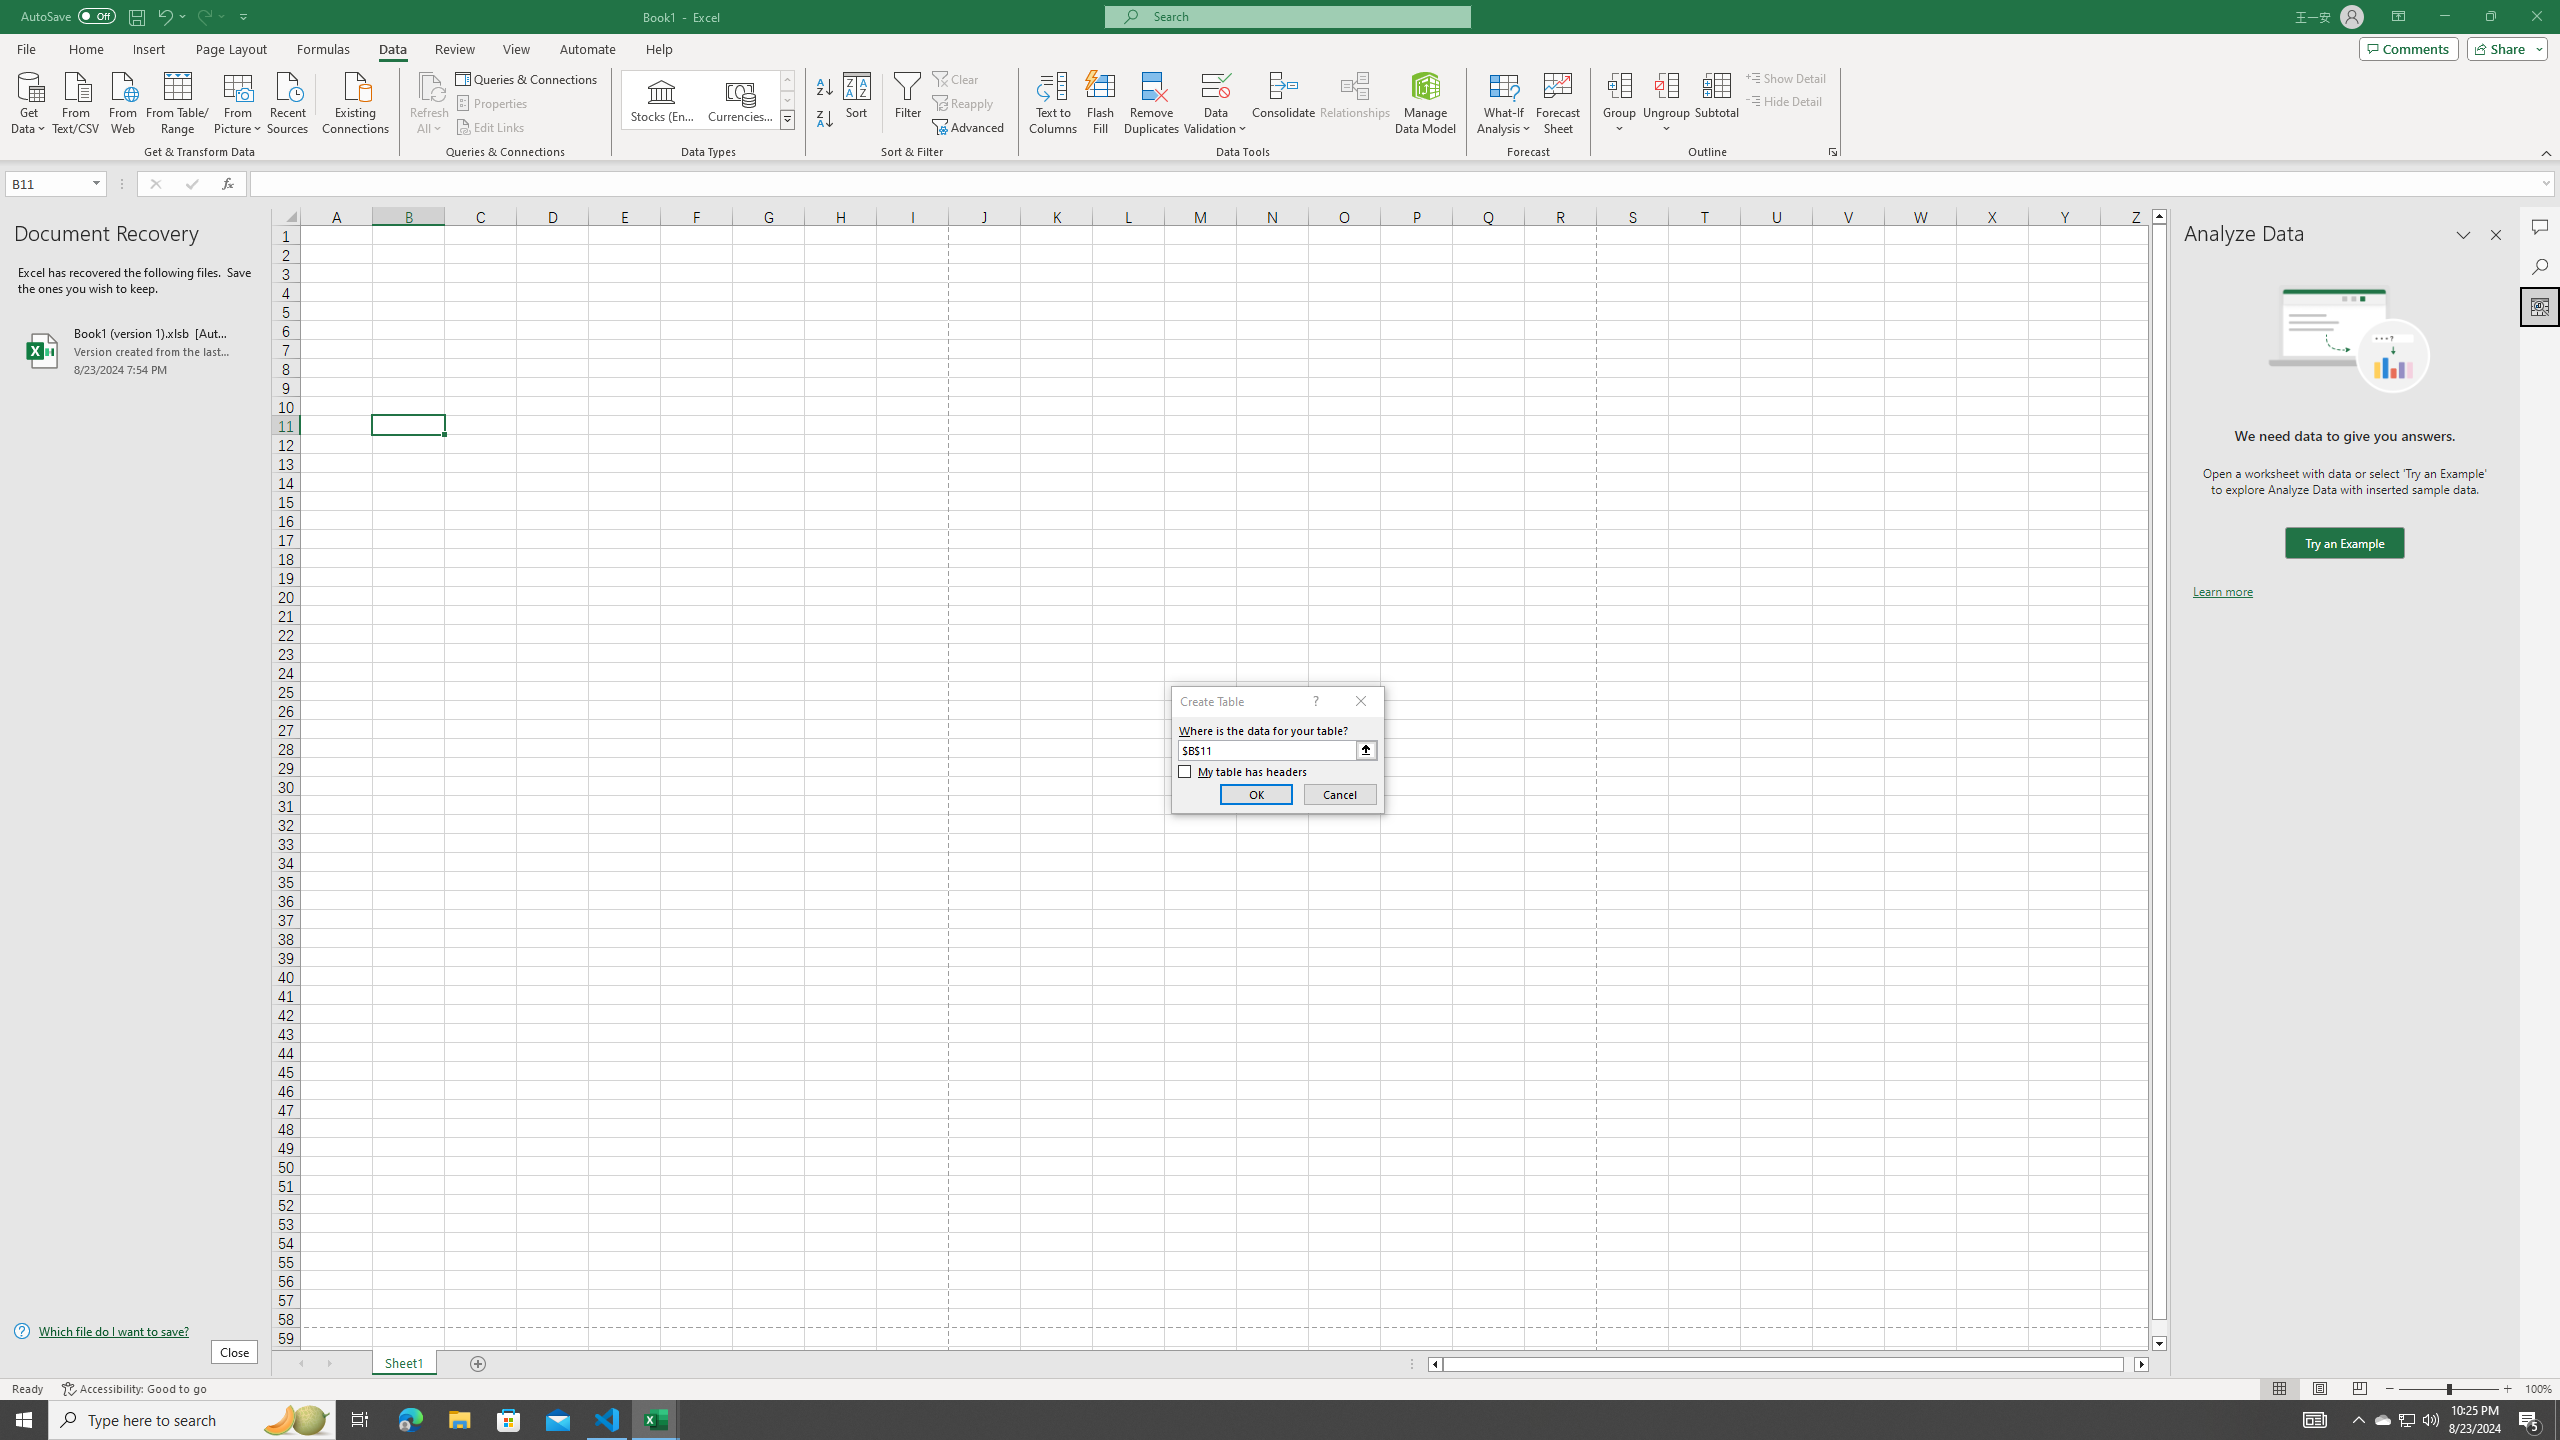  Describe the element at coordinates (2222, 590) in the screenshot. I see `'Learn more'` at that location.